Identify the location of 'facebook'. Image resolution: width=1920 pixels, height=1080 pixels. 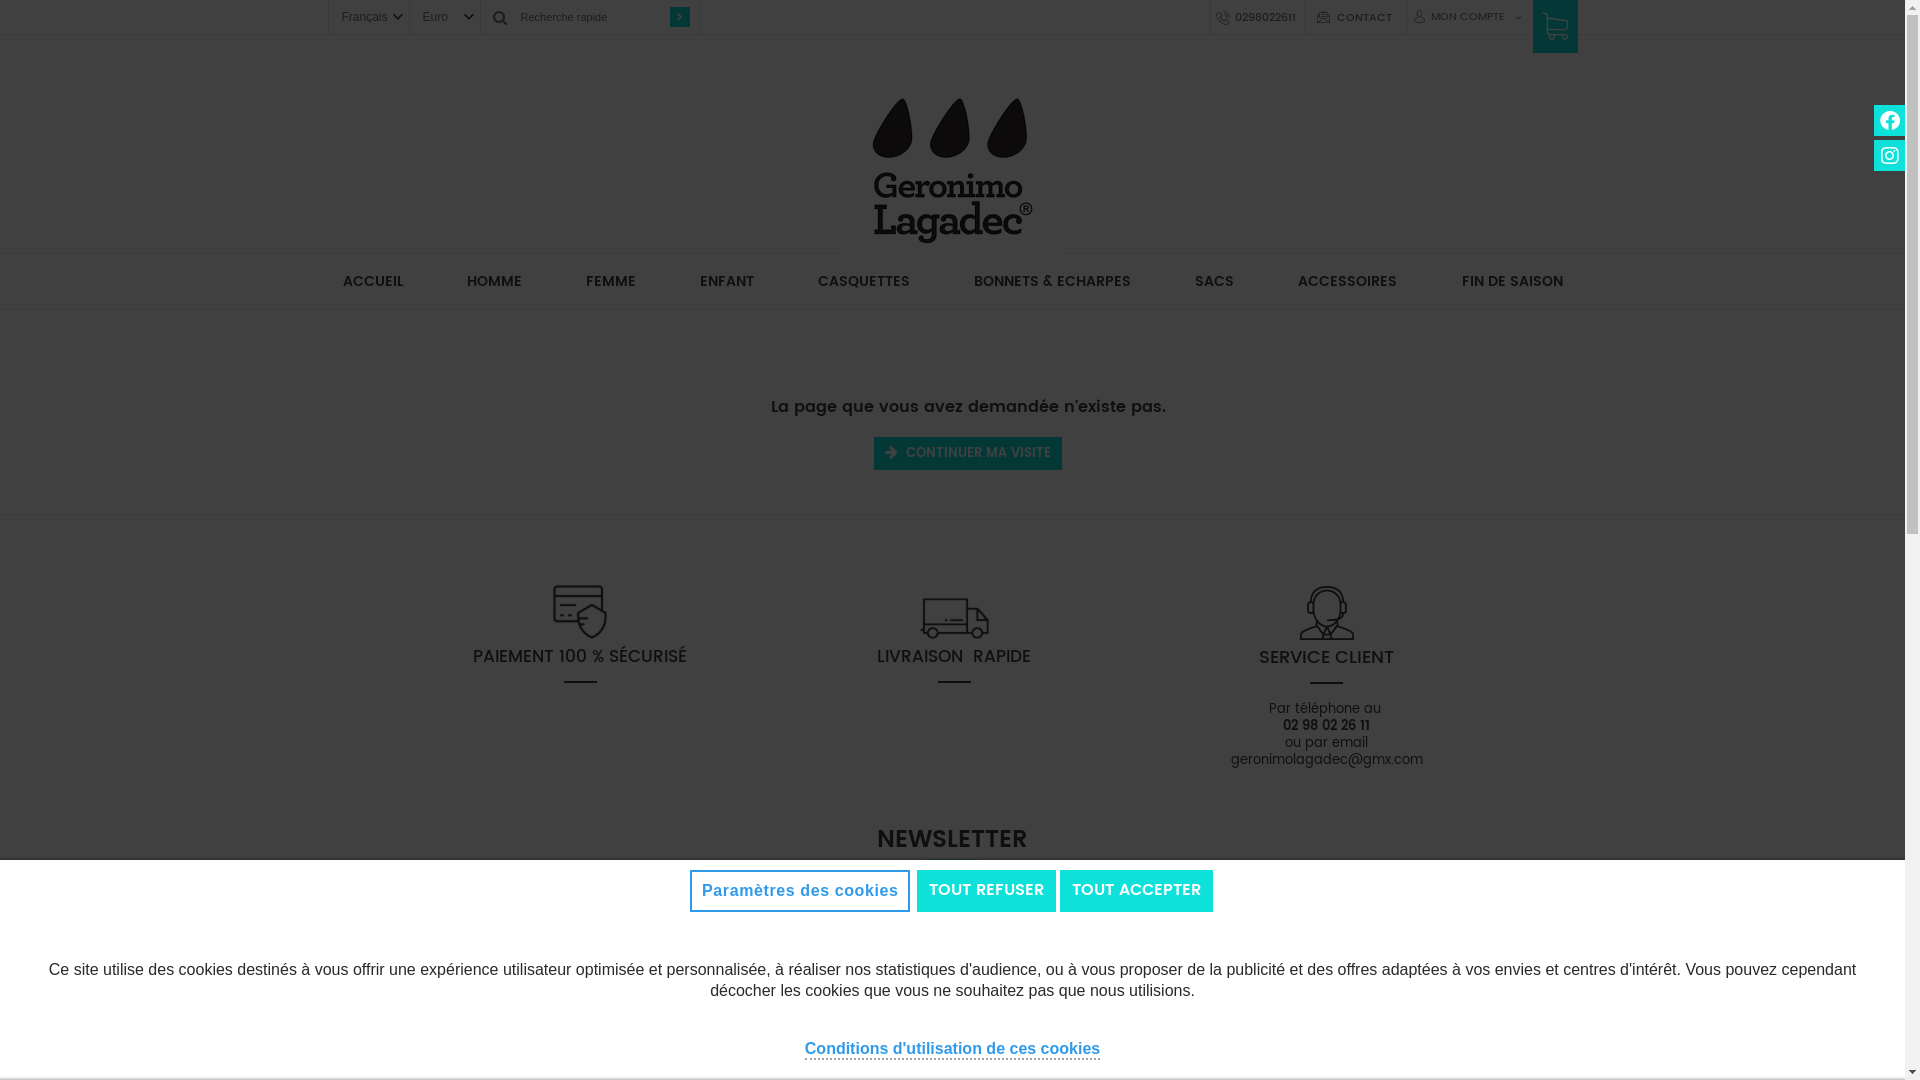
(1872, 120).